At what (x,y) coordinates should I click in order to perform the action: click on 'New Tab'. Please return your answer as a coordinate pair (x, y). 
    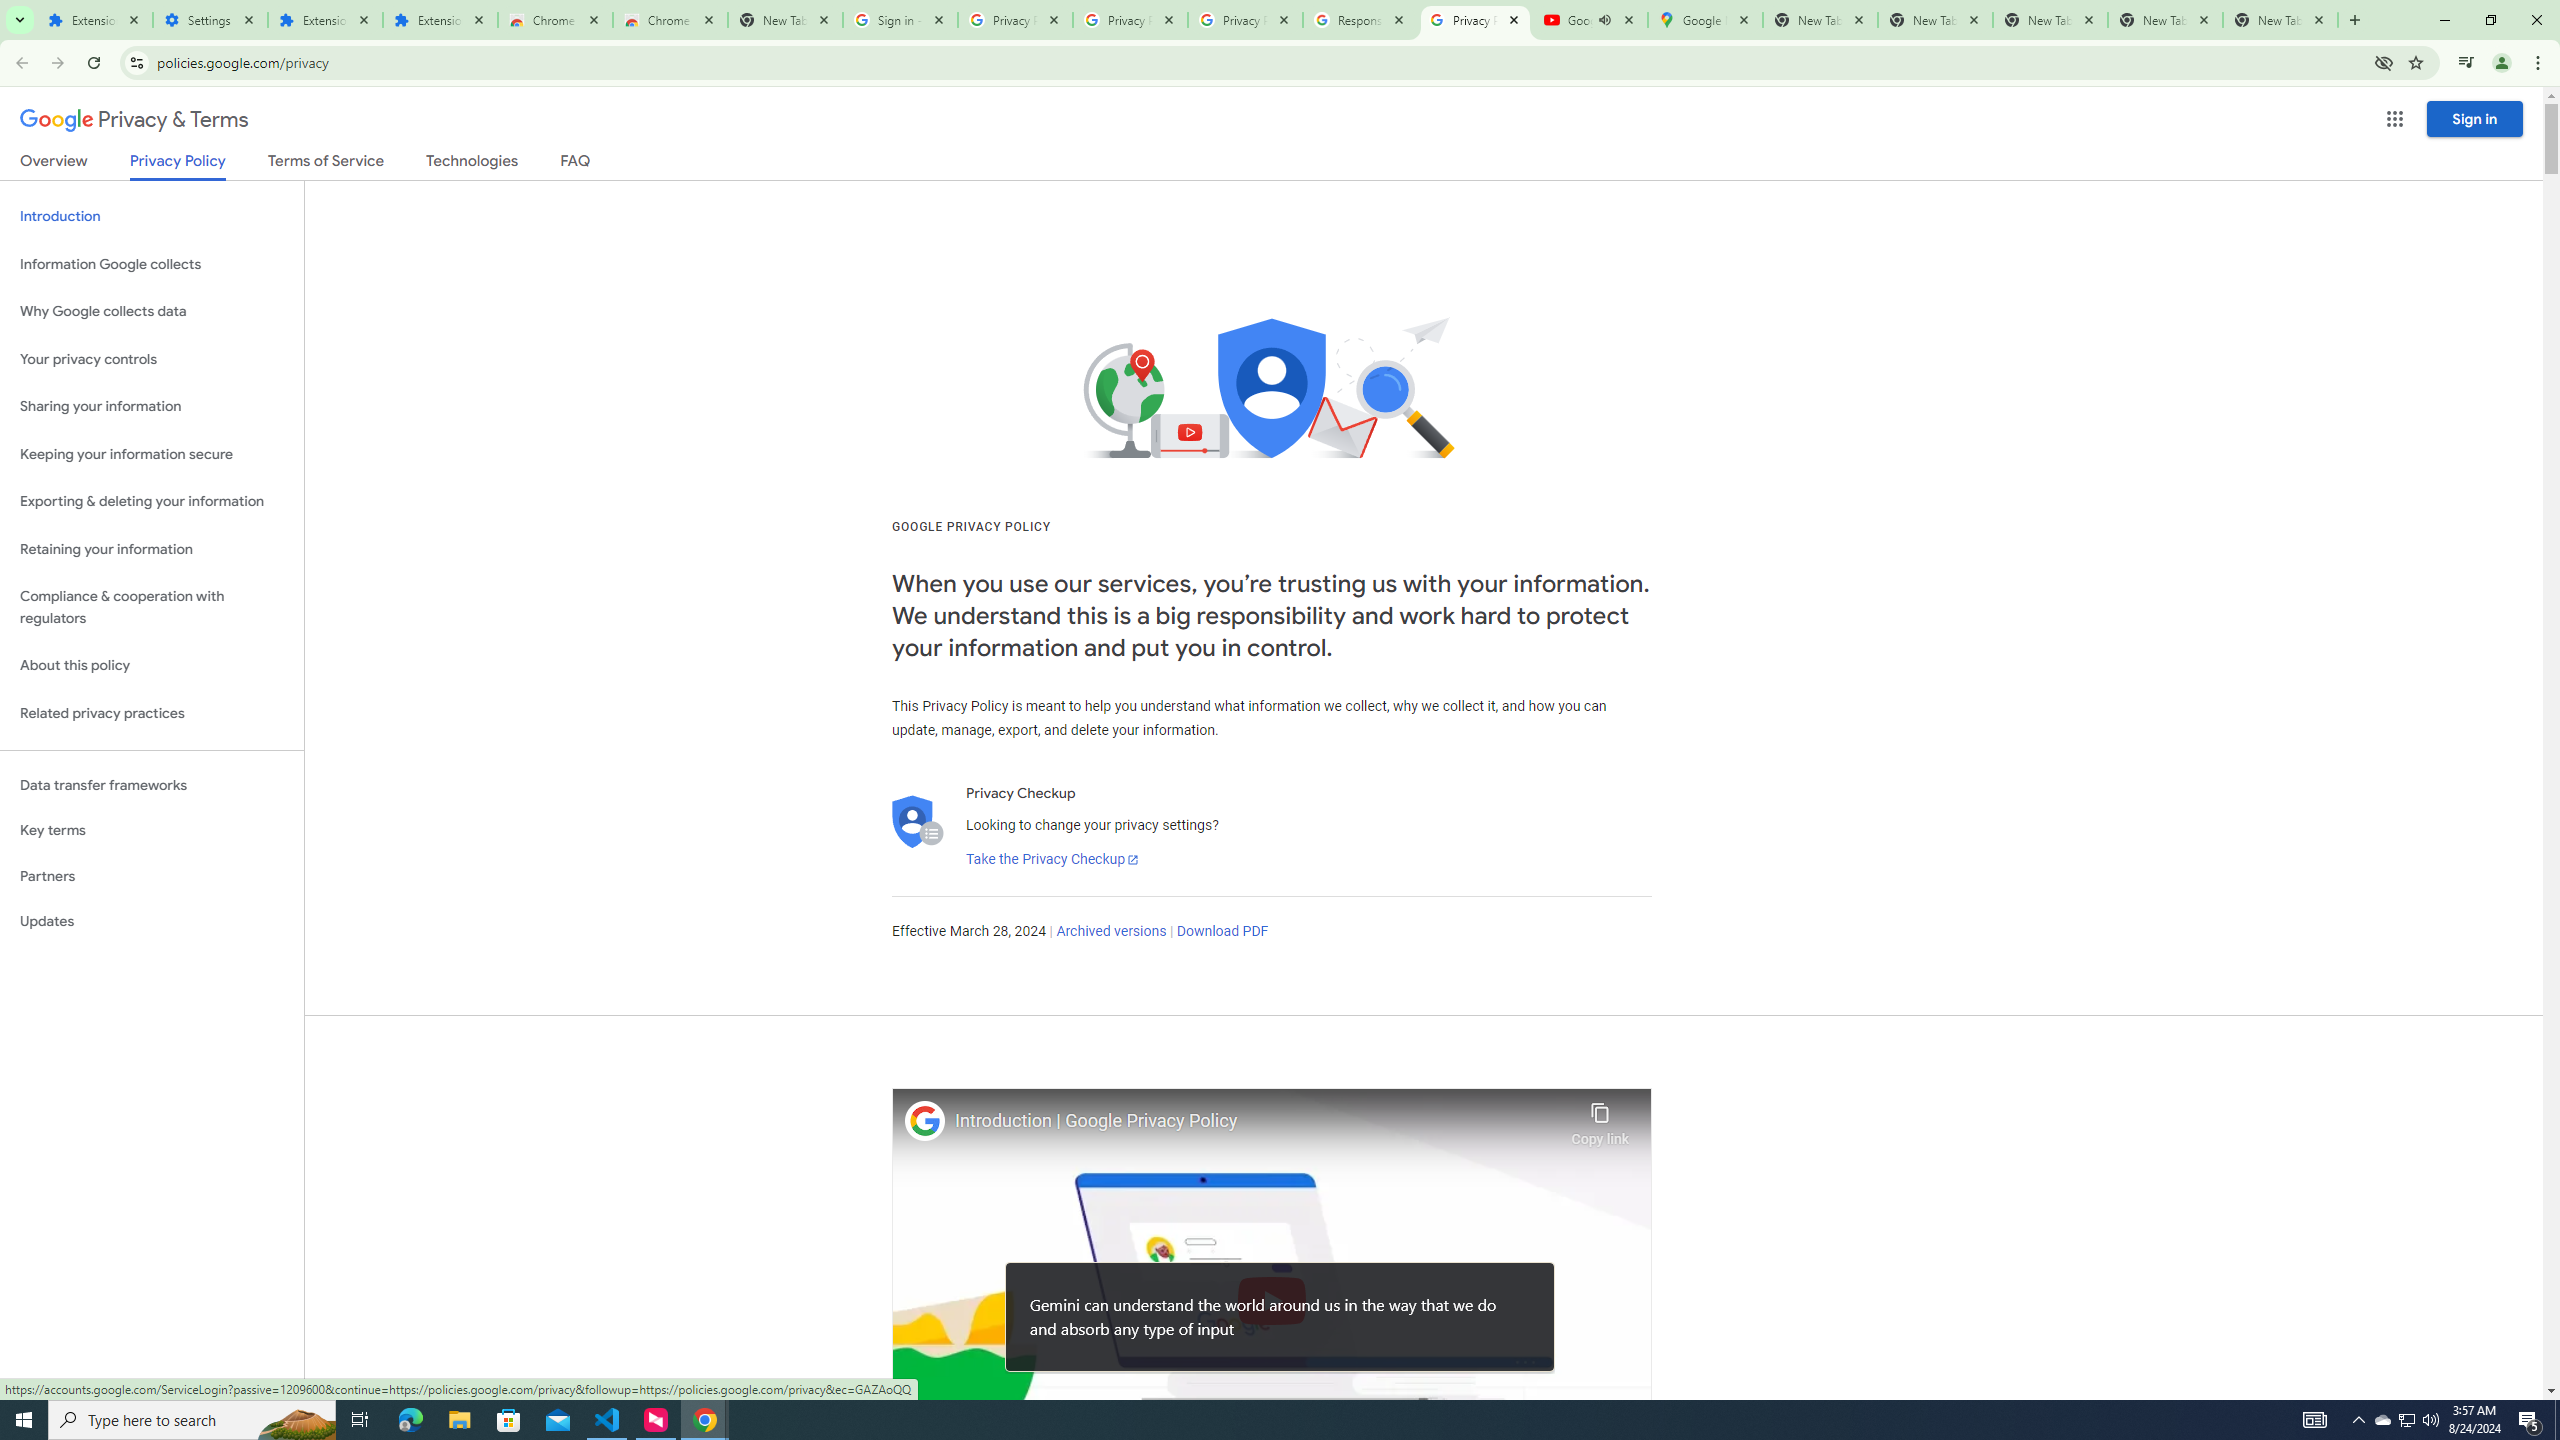
    Looking at the image, I should click on (2279, 19).